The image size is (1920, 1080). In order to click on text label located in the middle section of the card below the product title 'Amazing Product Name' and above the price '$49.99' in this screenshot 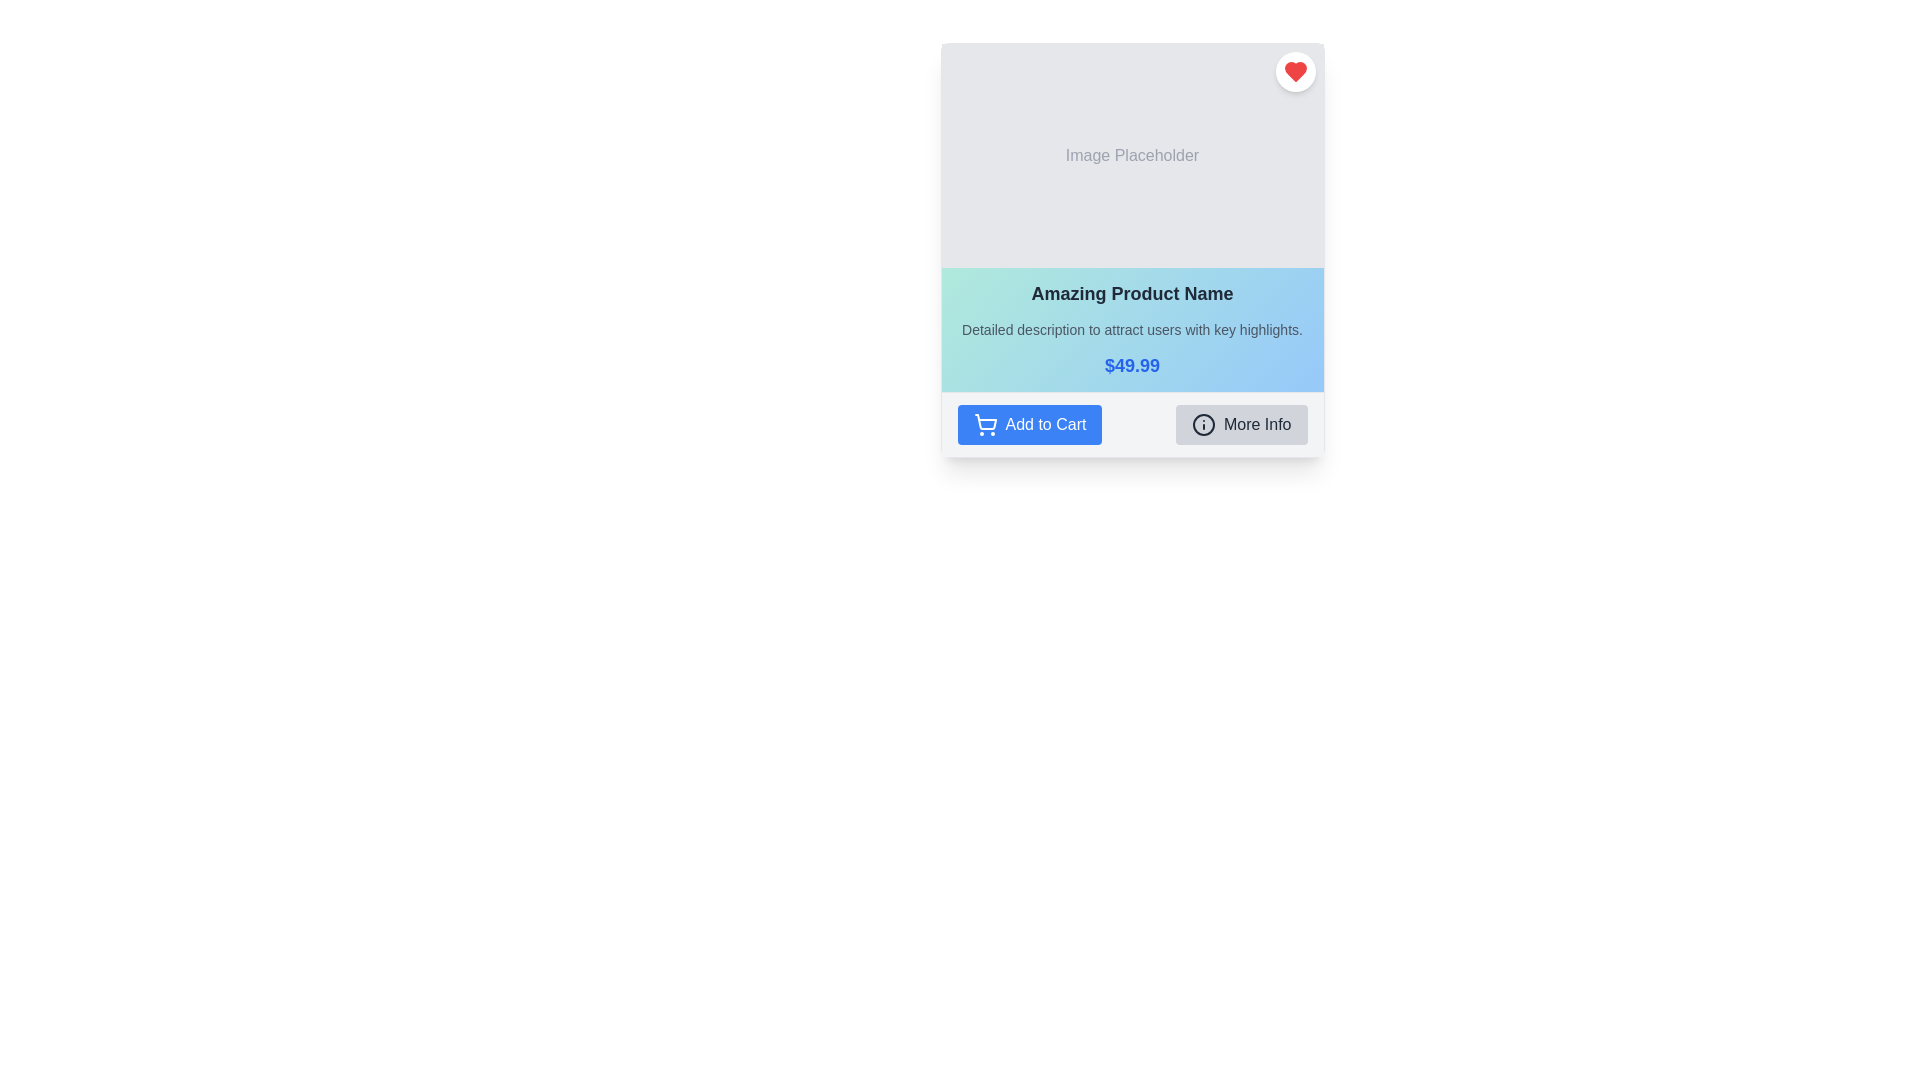, I will do `click(1132, 329)`.